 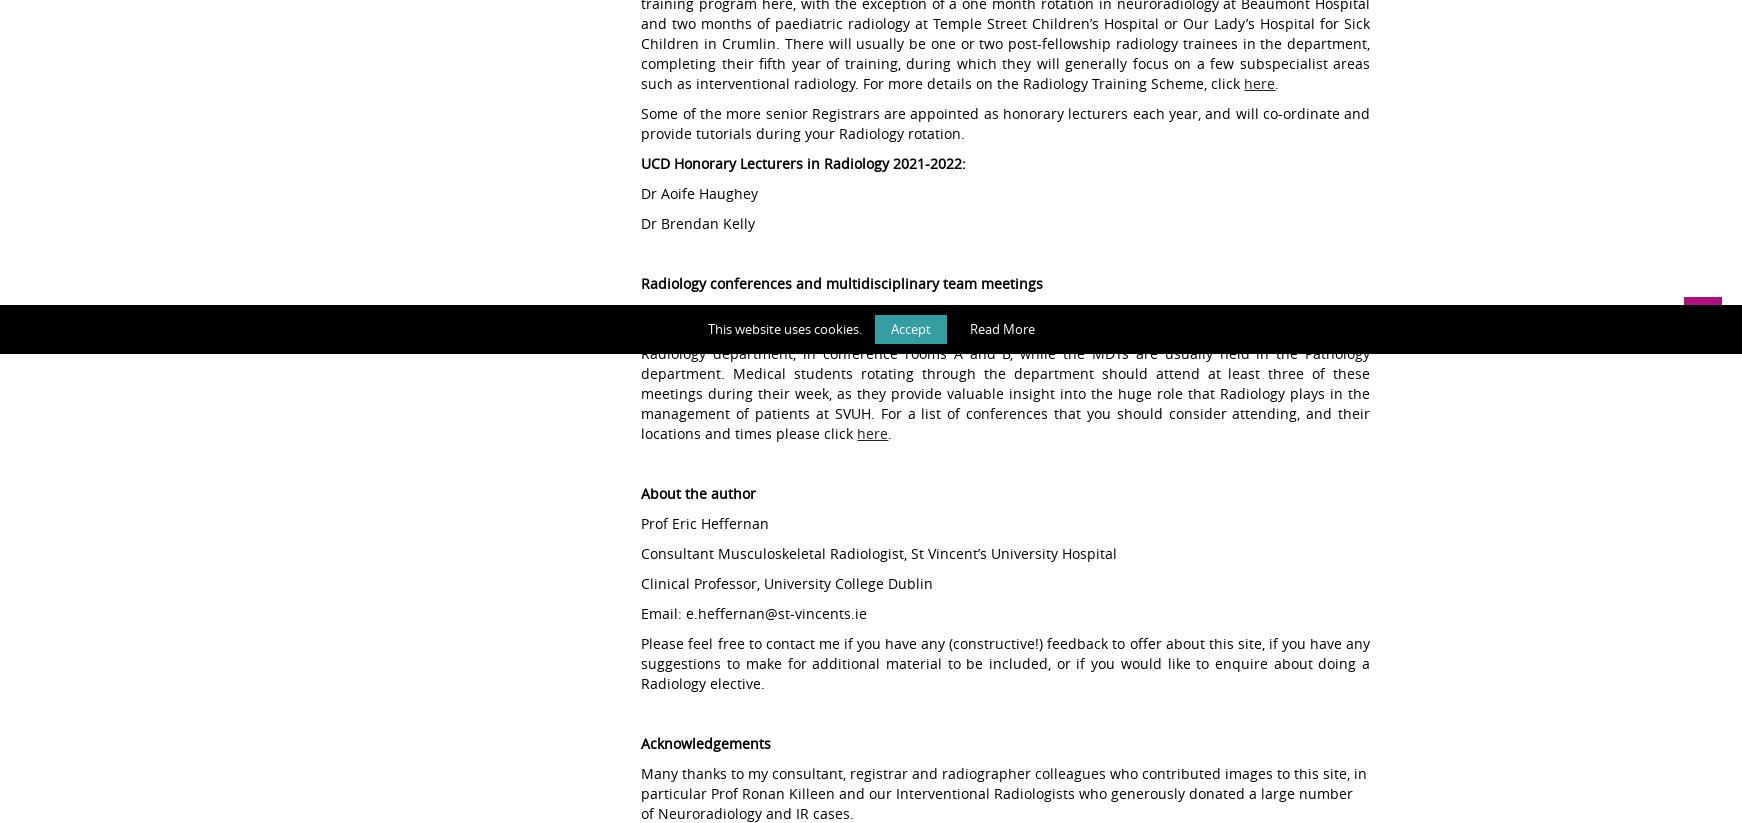 I want to click on 'Radiology conferences and multidisciplinary team meetings', so click(x=842, y=283).